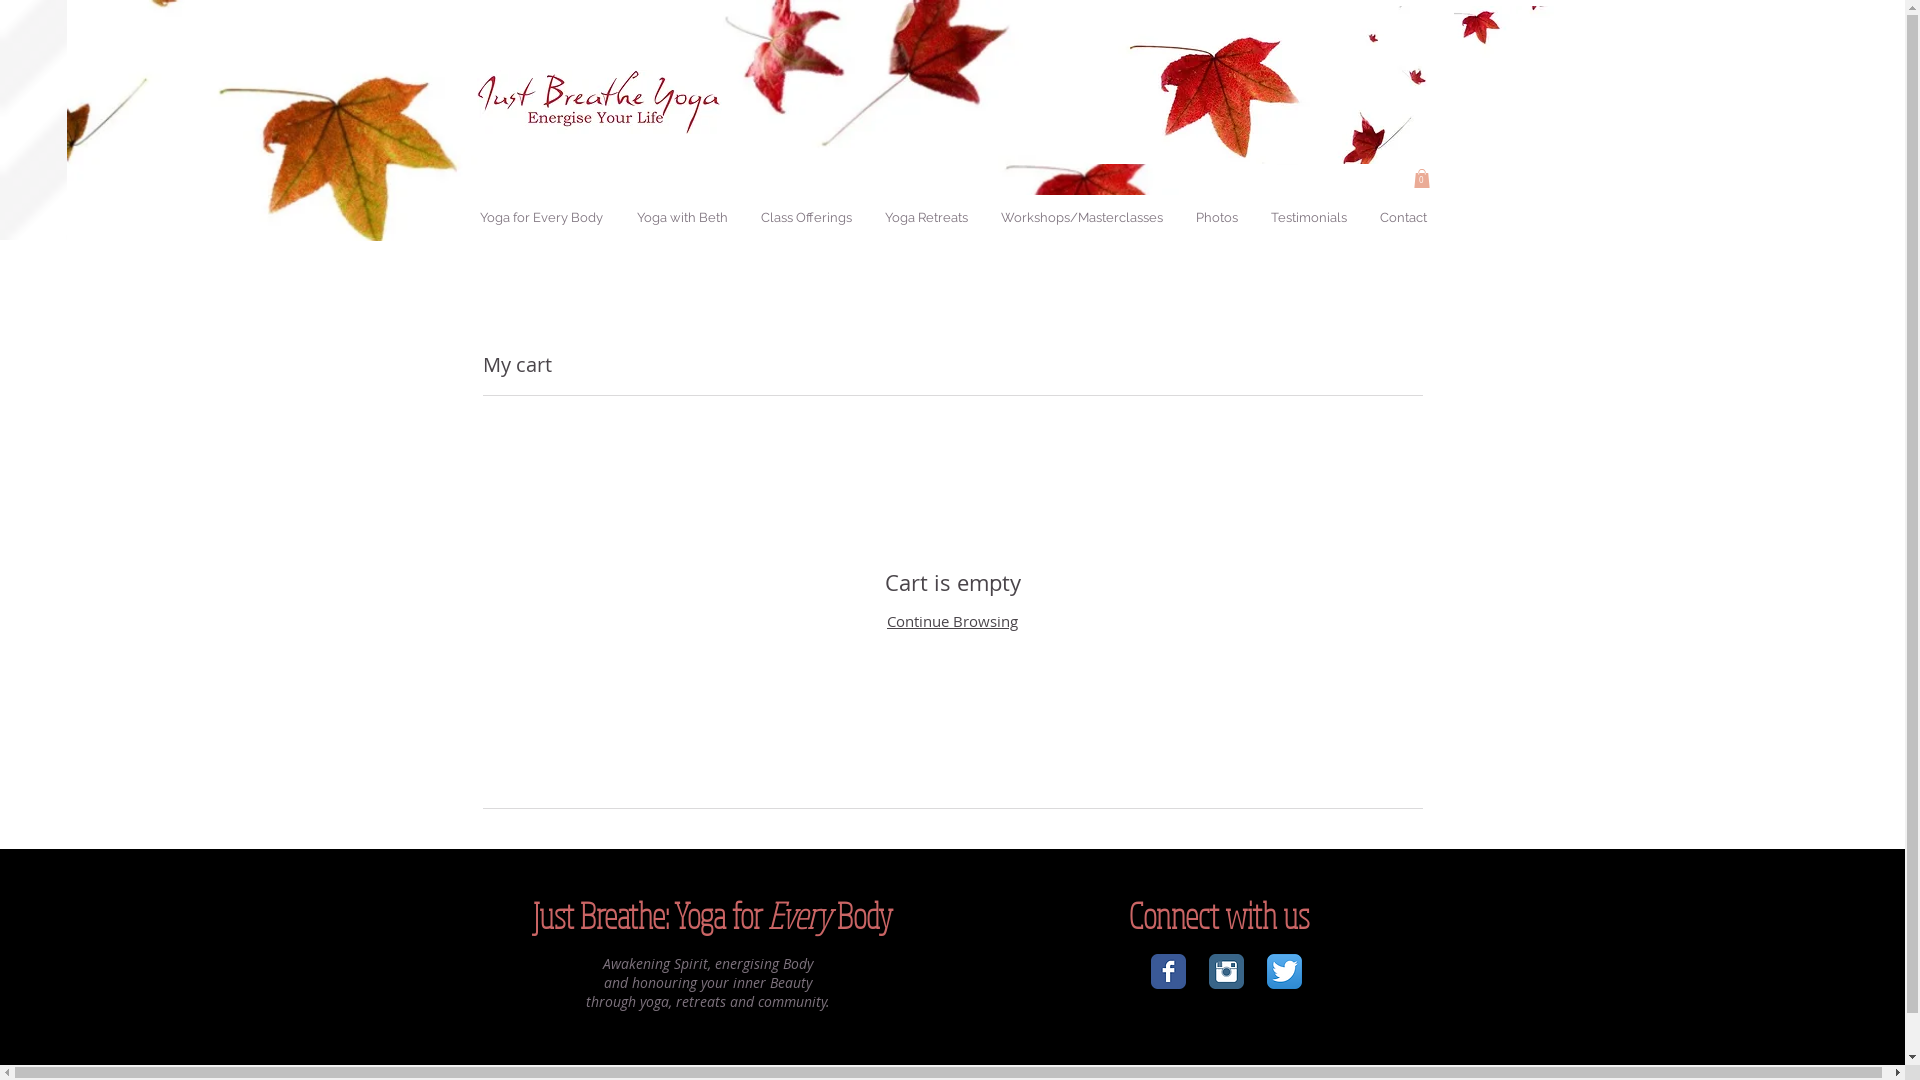 This screenshot has width=1920, height=1080. I want to click on 'Continue Browsing', so click(951, 620).